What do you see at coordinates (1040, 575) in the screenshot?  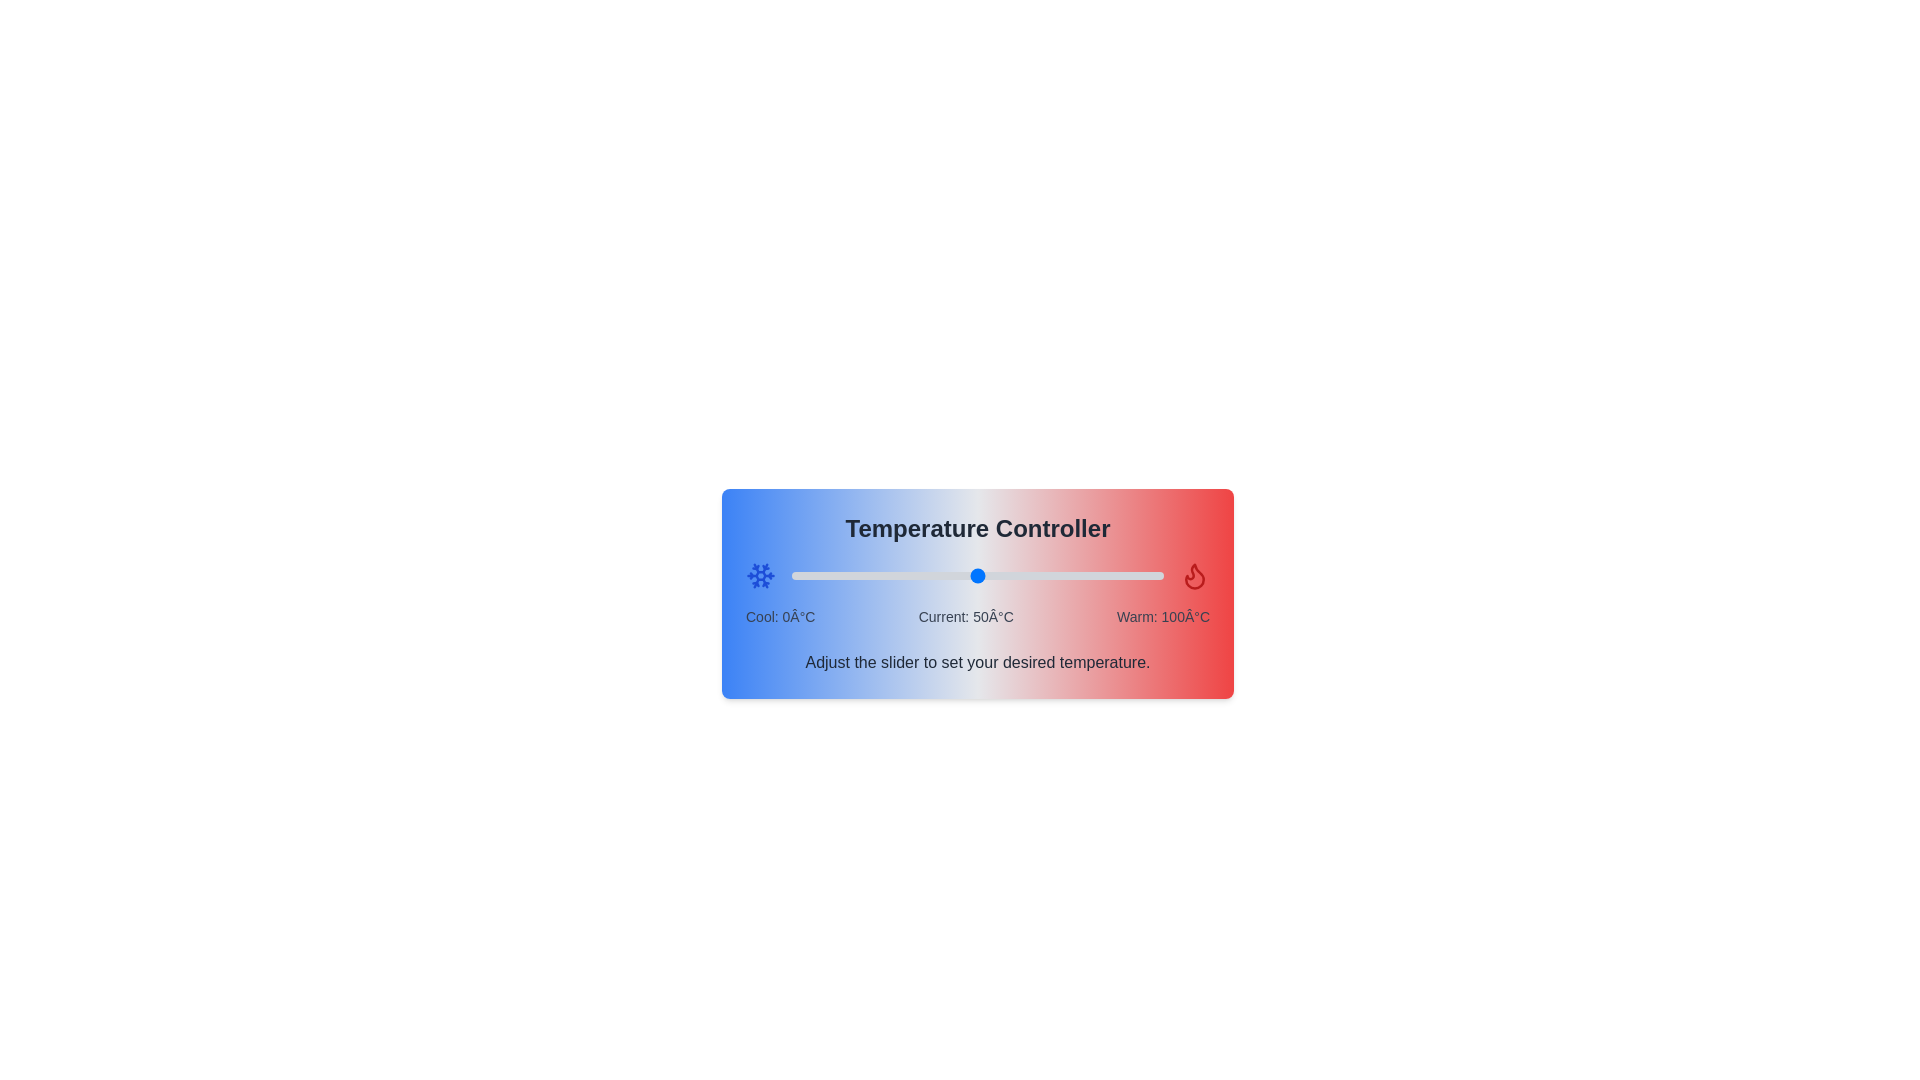 I see `the temperature slider to 67°C` at bounding box center [1040, 575].